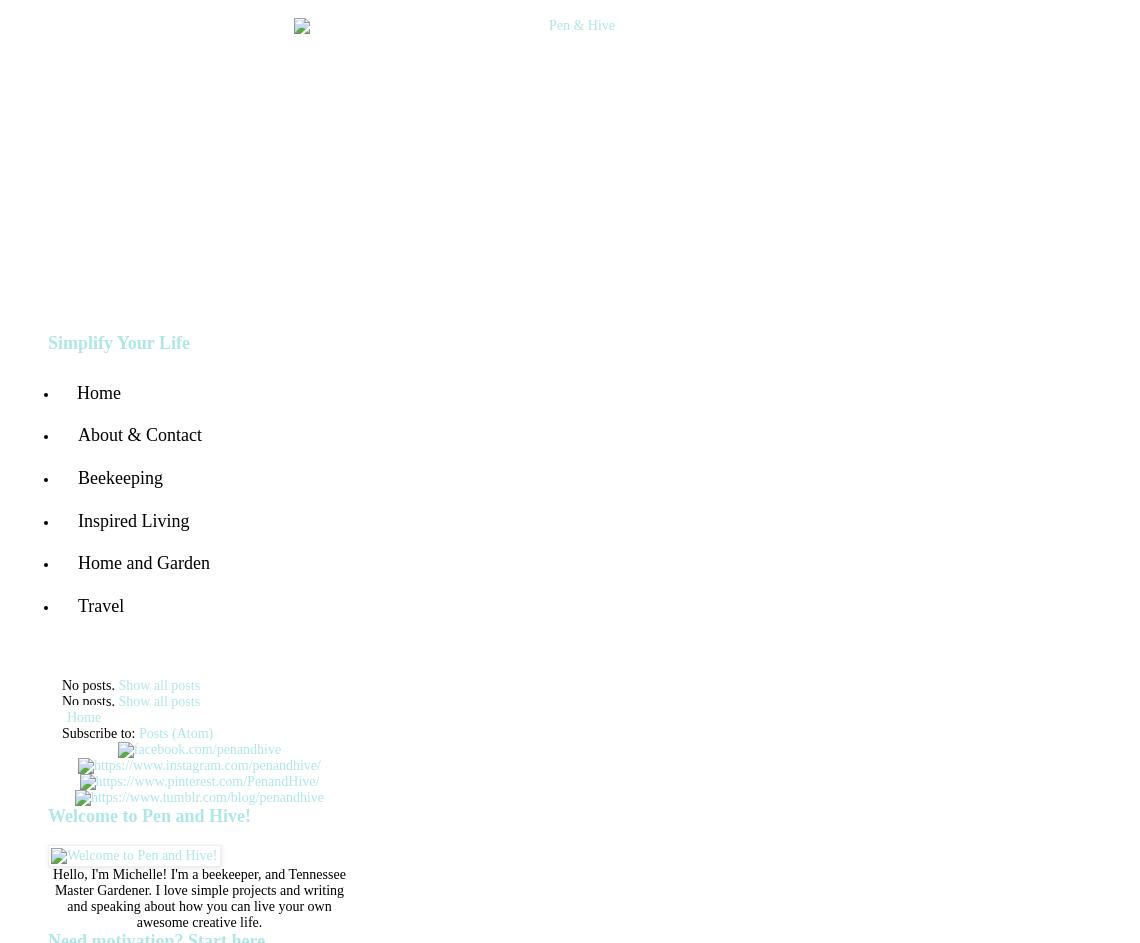 The height and width of the screenshot is (943, 1140). What do you see at coordinates (118, 342) in the screenshot?
I see `'Simplify Your Life'` at bounding box center [118, 342].